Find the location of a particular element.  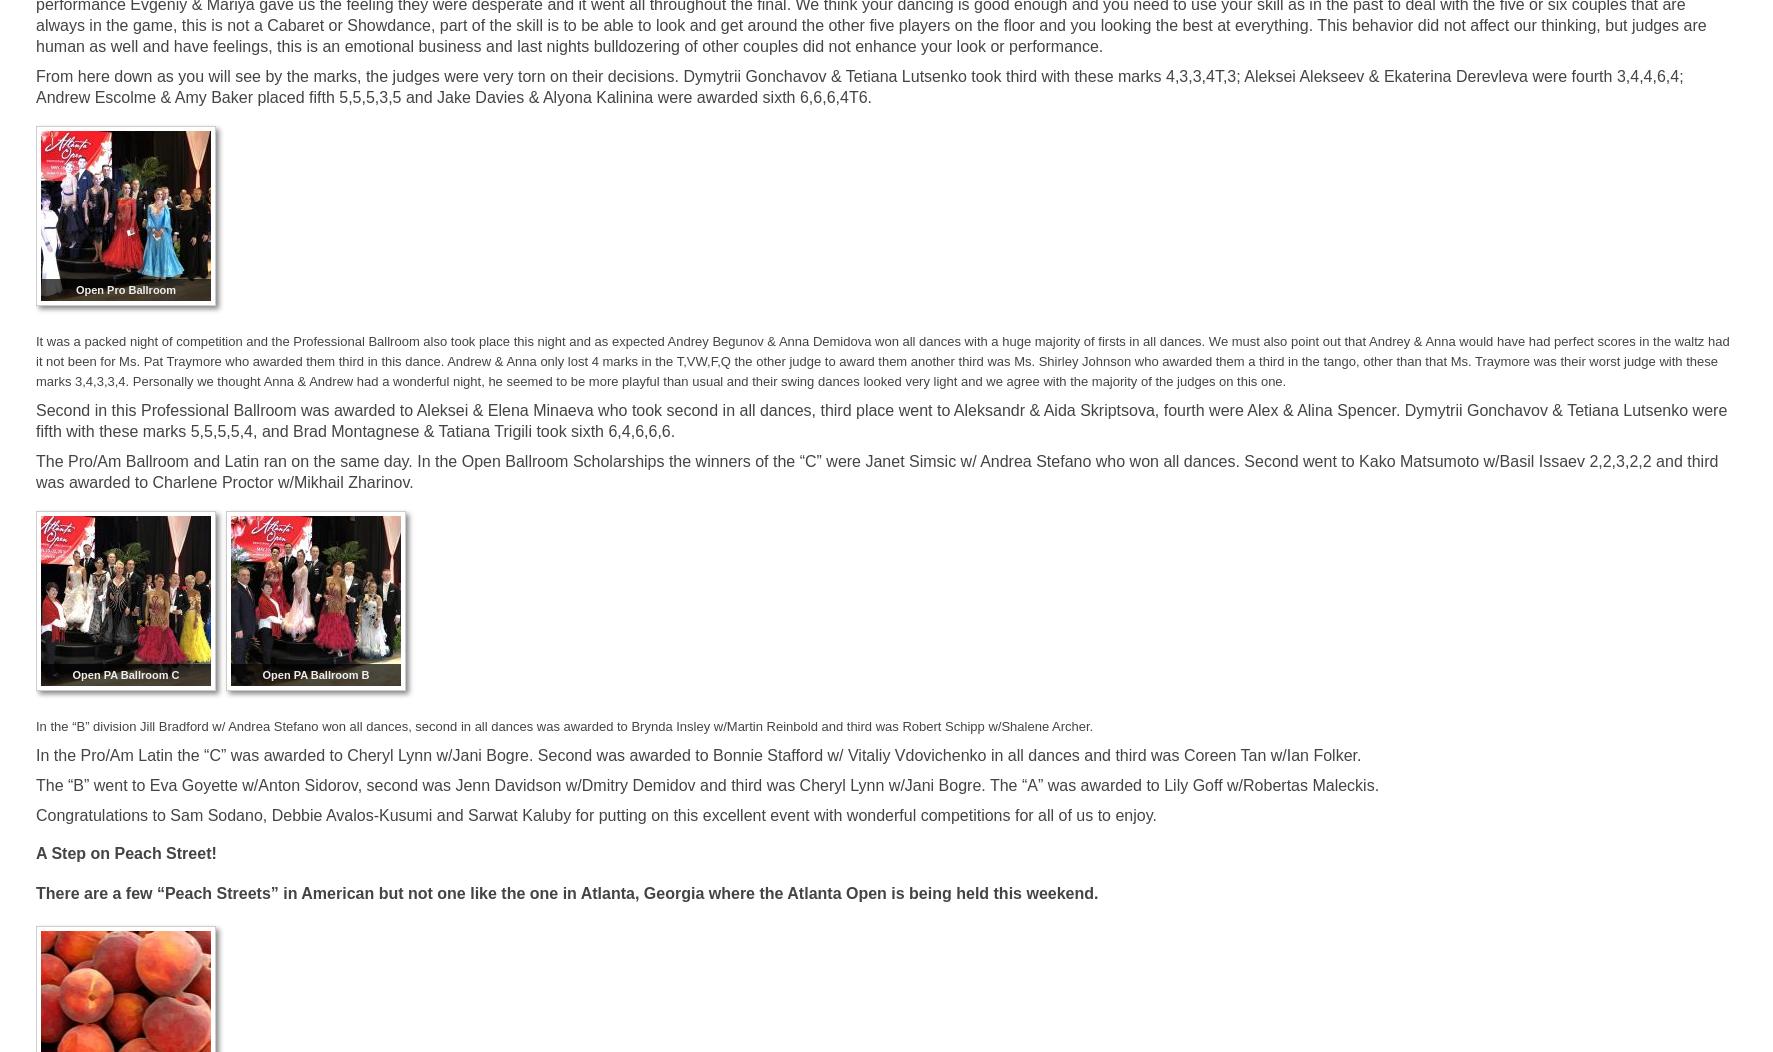

'From here down as you will see by the marks, the judges were very torn on their decisions. Dymytrii Gonchavov & Tetiana Lutsenko took third with these marks 4,3,3,4T,3; Aleksei Alekseev & Ekaterina Derevleva were fourth 3,4,4,6,4; Andrew Escolme & Amy Baker placed fifth 5,5,5,3,5 and Jake Davies & Alyona Kalinina were awarded sixth 6,6,6,4T6.' is located at coordinates (858, 86).